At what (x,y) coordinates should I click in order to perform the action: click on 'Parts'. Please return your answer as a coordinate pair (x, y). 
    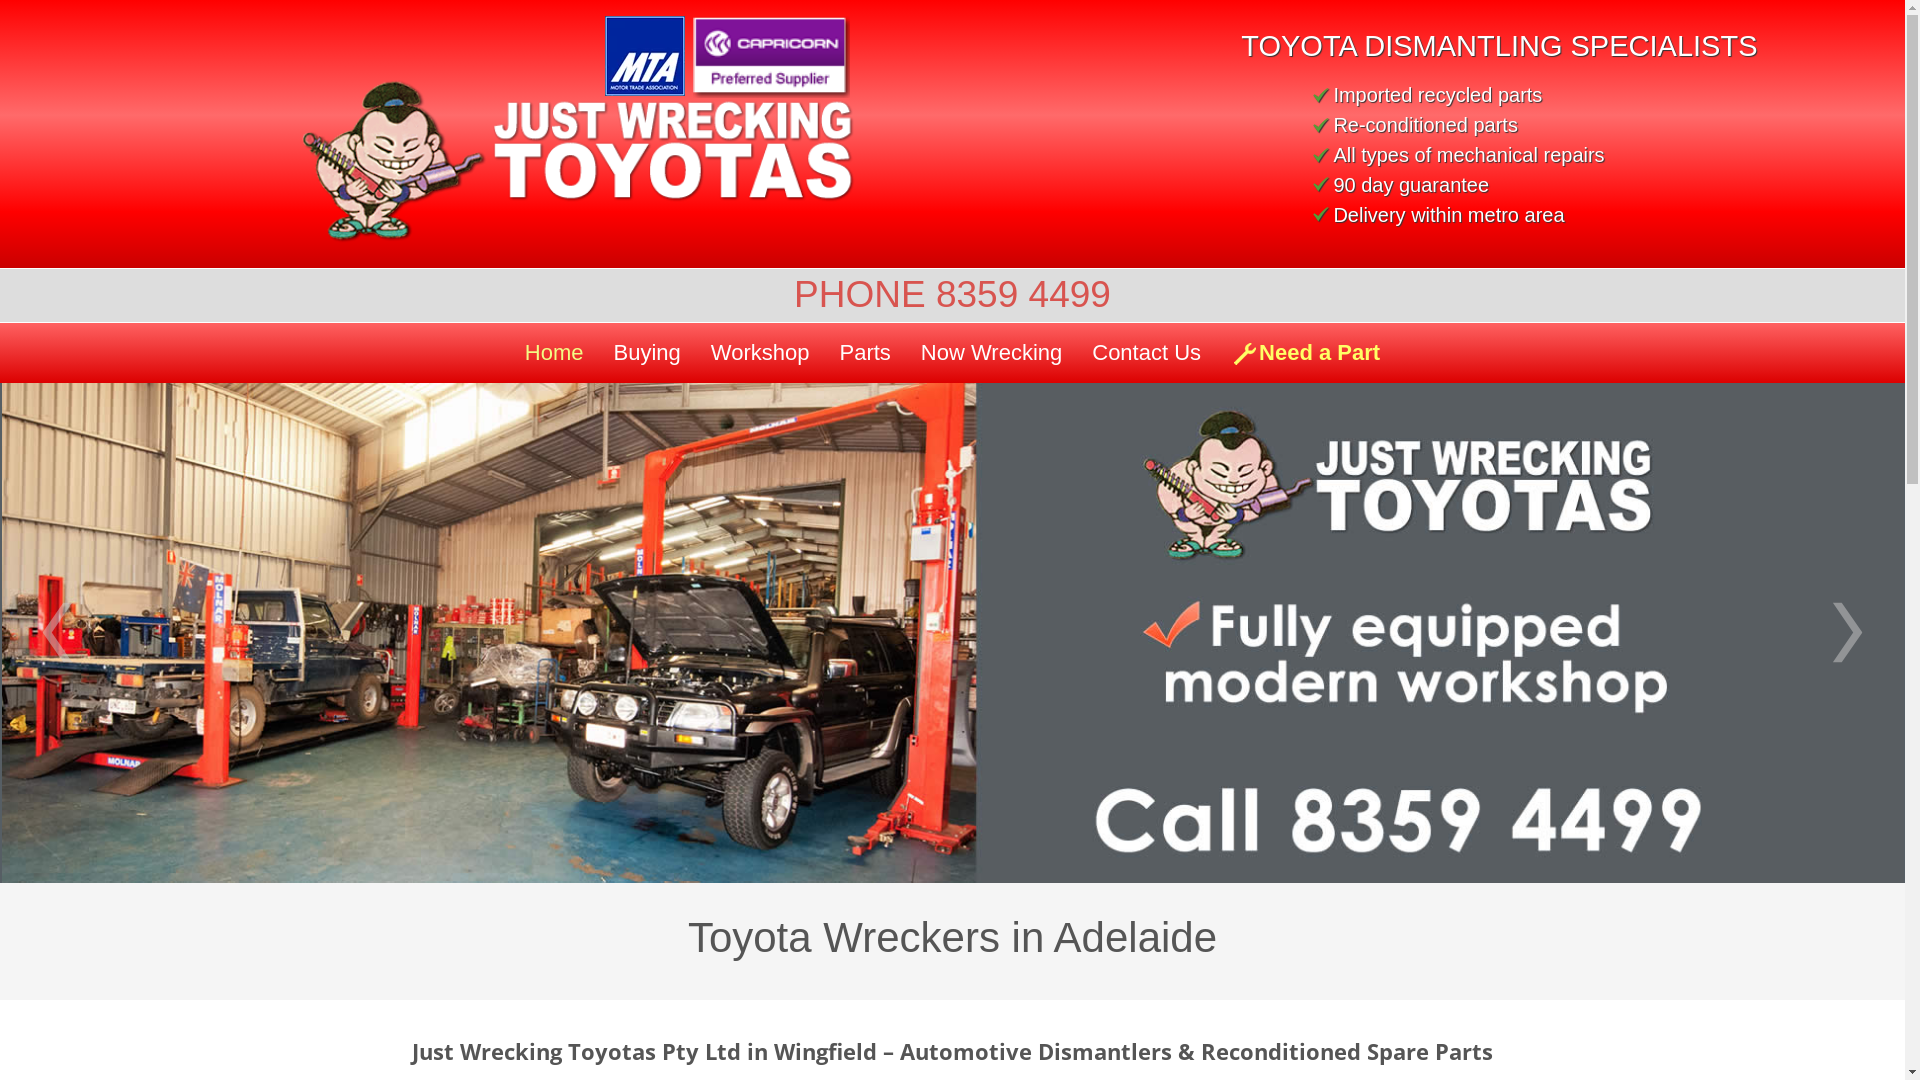
    Looking at the image, I should click on (864, 351).